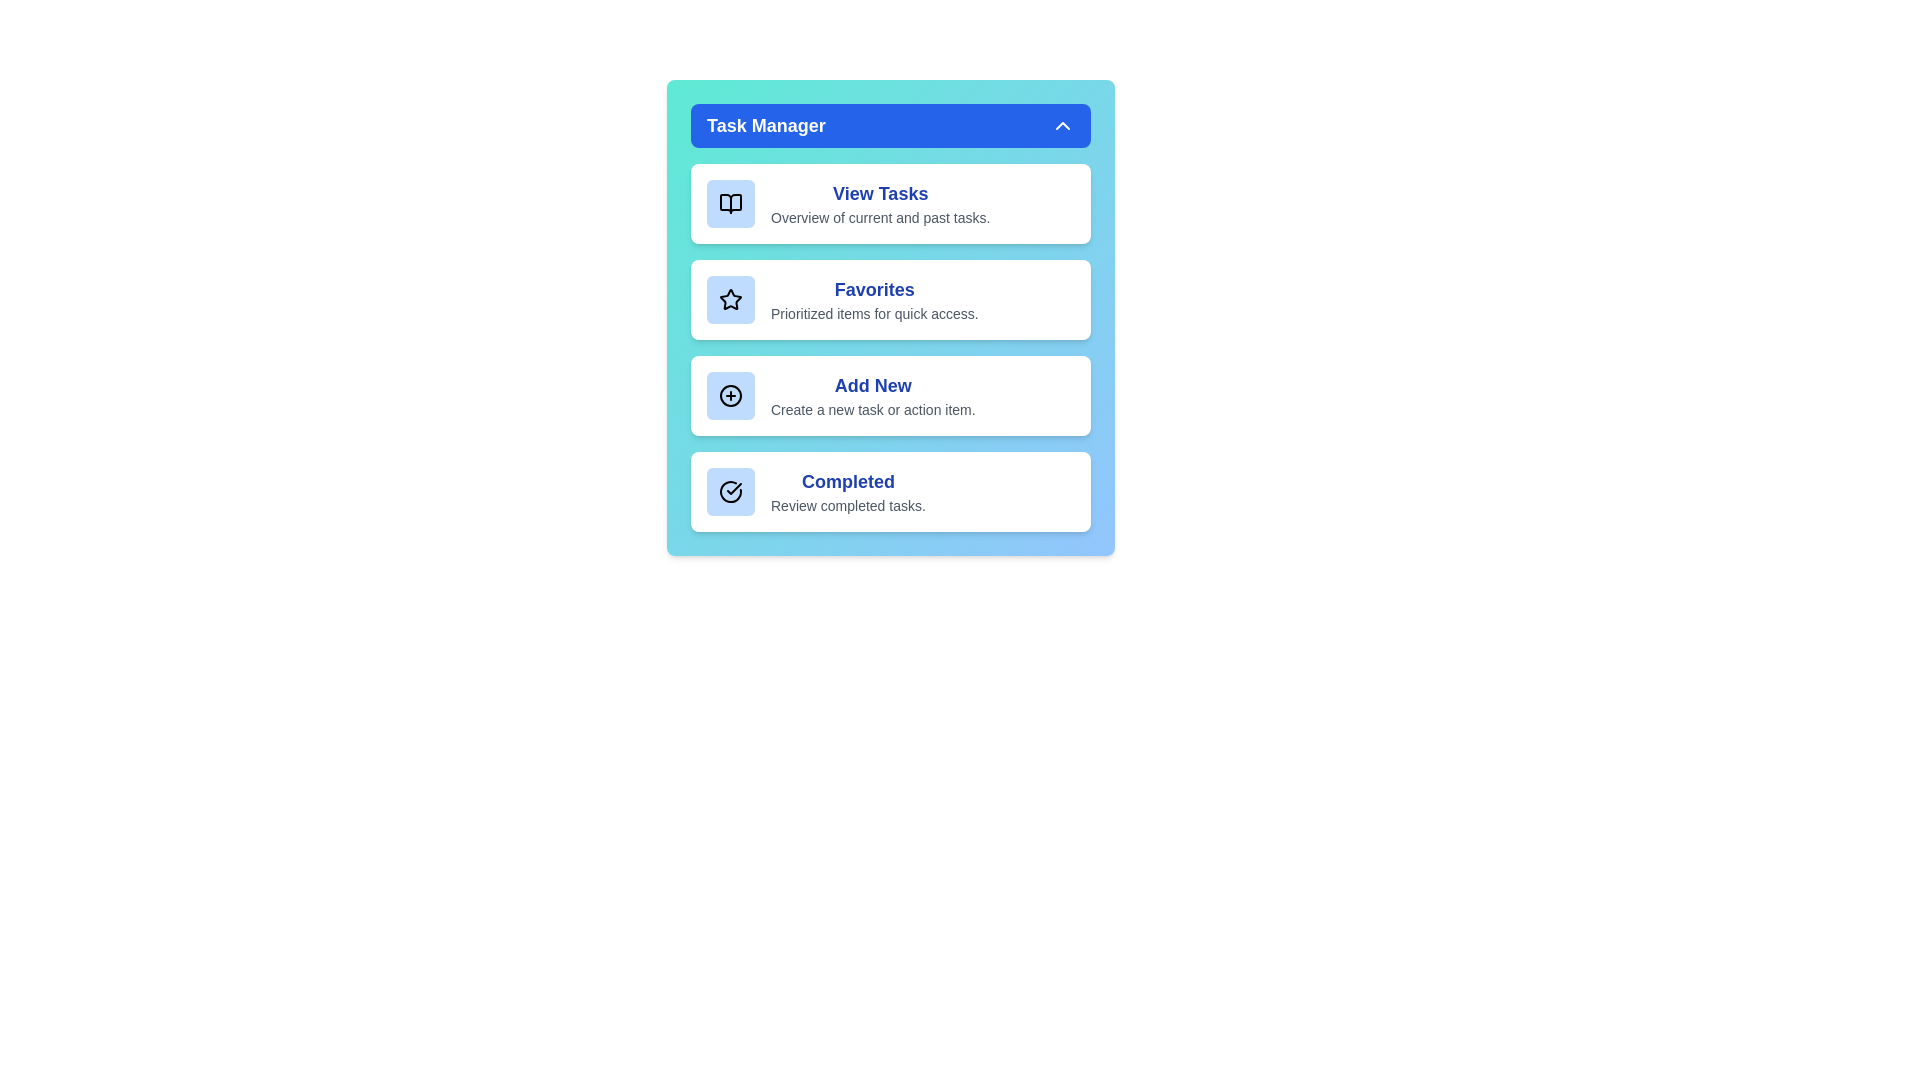 This screenshot has width=1920, height=1080. What do you see at coordinates (729, 396) in the screenshot?
I see `the icon associated with the Add New list item` at bounding box center [729, 396].